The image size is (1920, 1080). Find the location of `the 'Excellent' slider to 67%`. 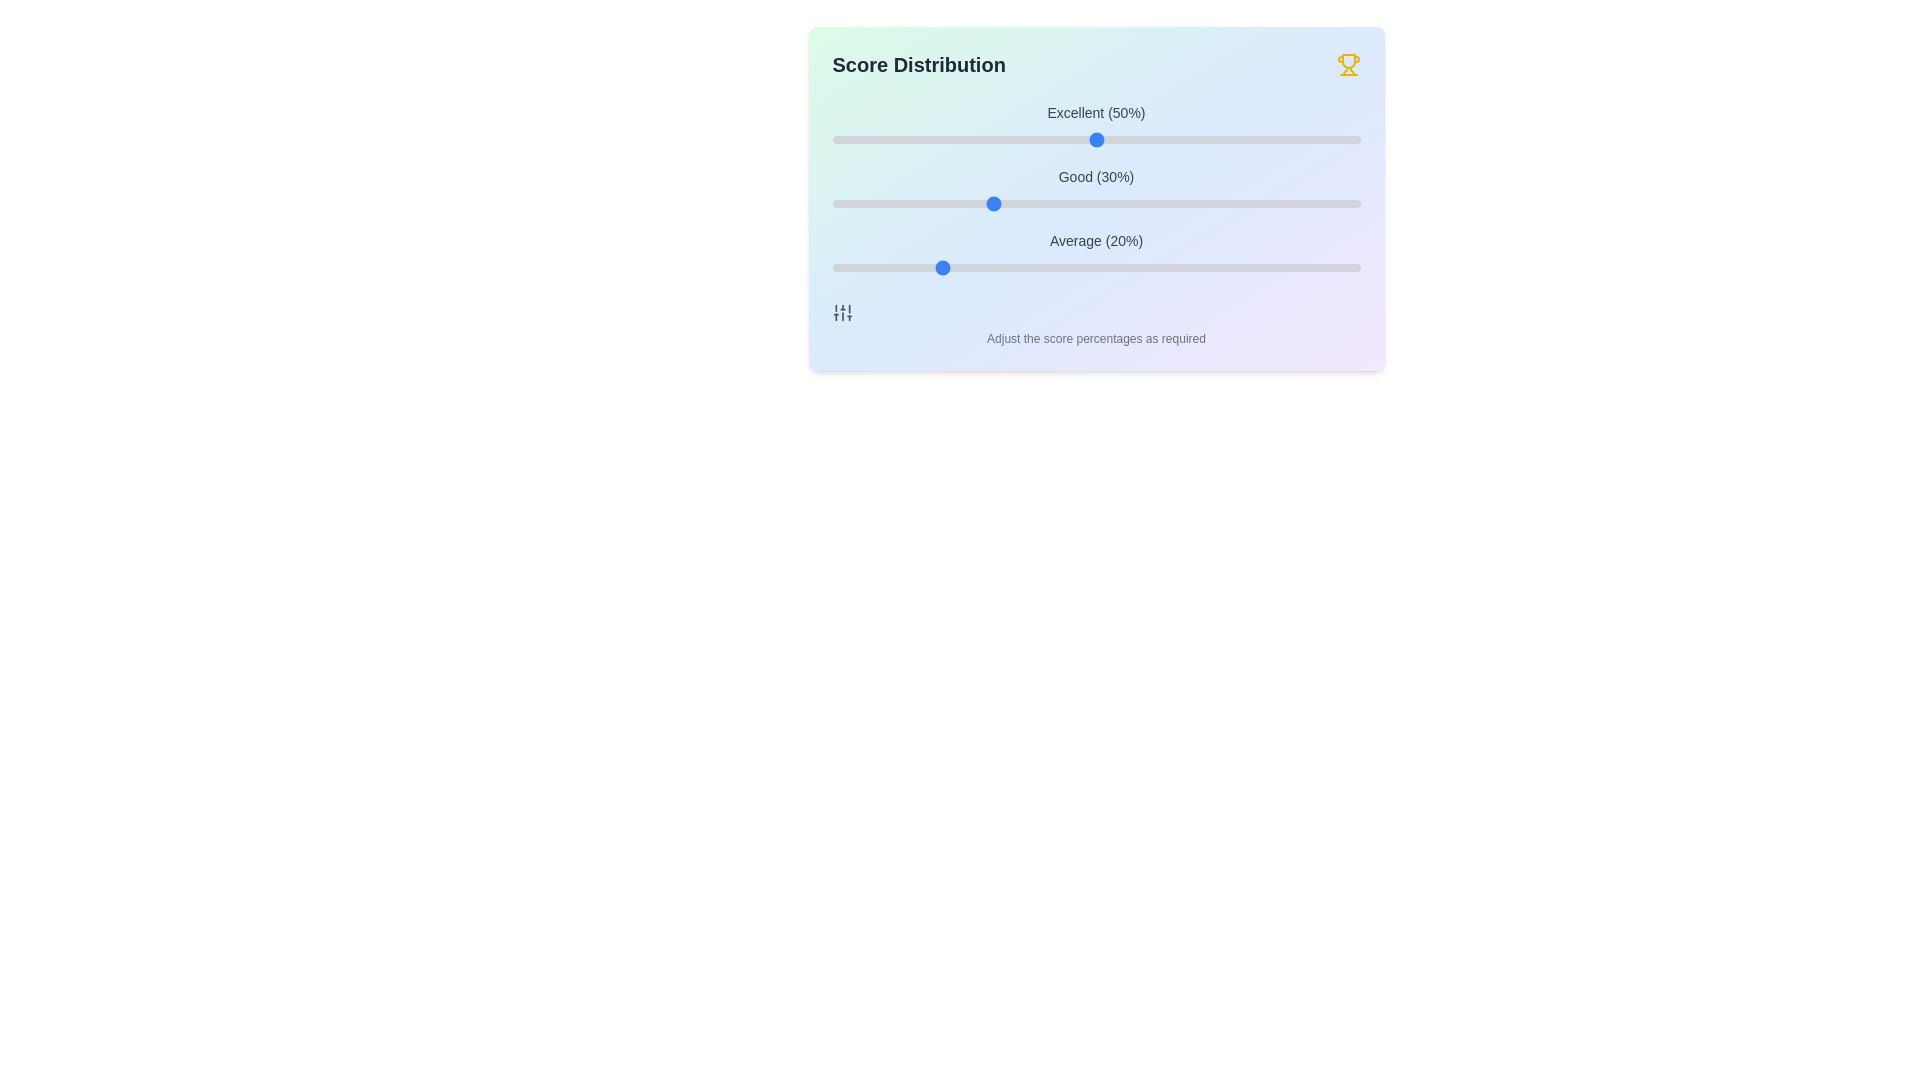

the 'Excellent' slider to 67% is located at coordinates (1186, 138).